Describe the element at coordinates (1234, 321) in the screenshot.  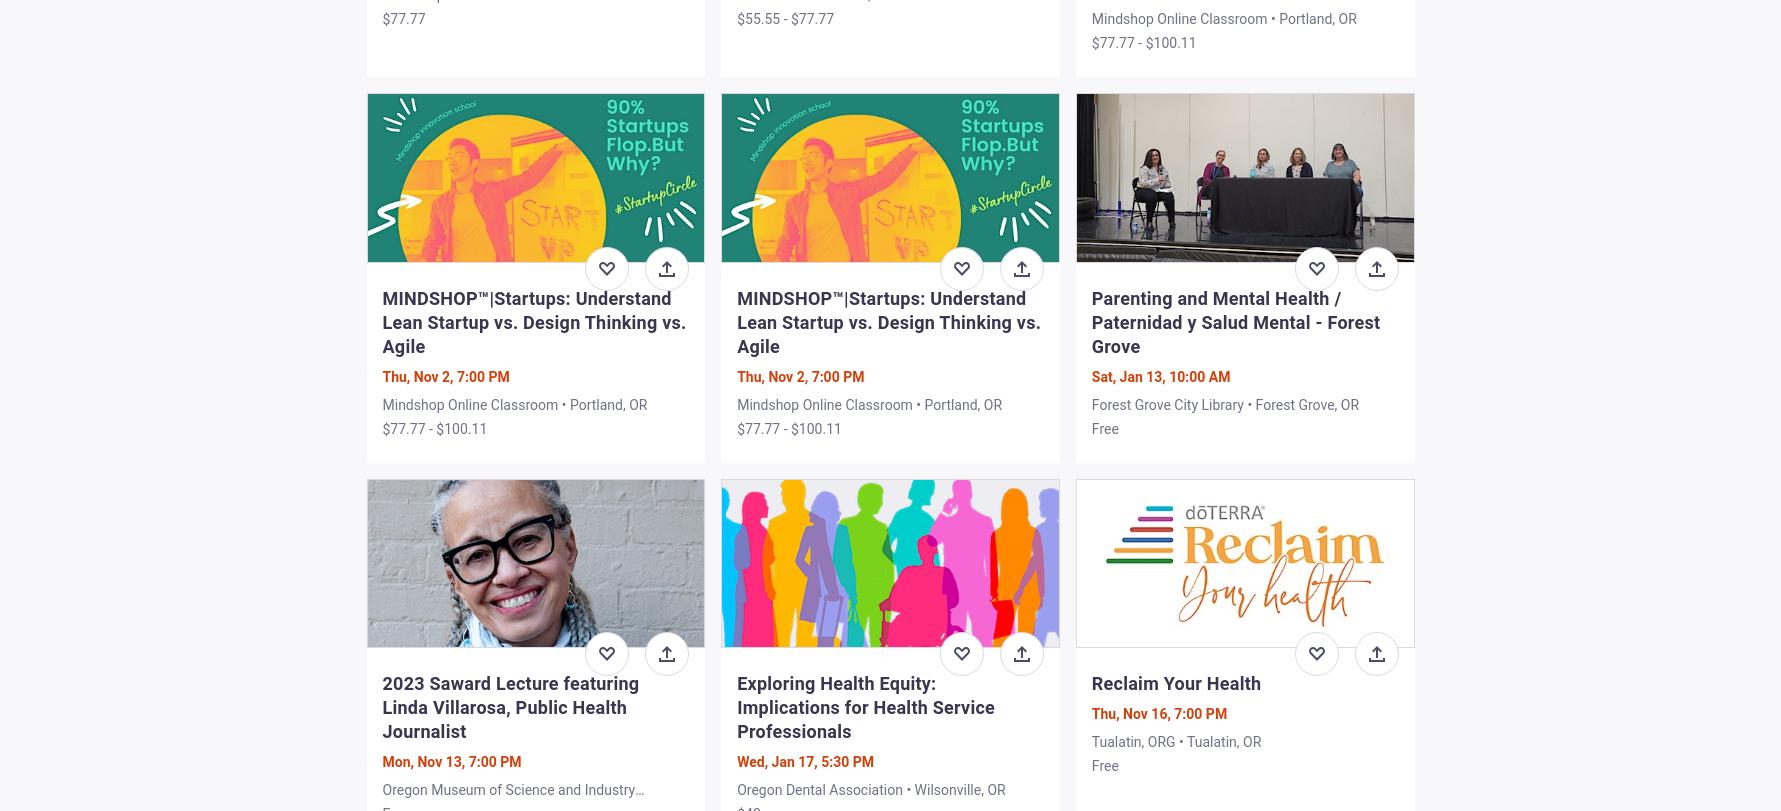
I see `'Parenting and Mental Health / Paternidad y Salud Mental - Forest Grove'` at that location.